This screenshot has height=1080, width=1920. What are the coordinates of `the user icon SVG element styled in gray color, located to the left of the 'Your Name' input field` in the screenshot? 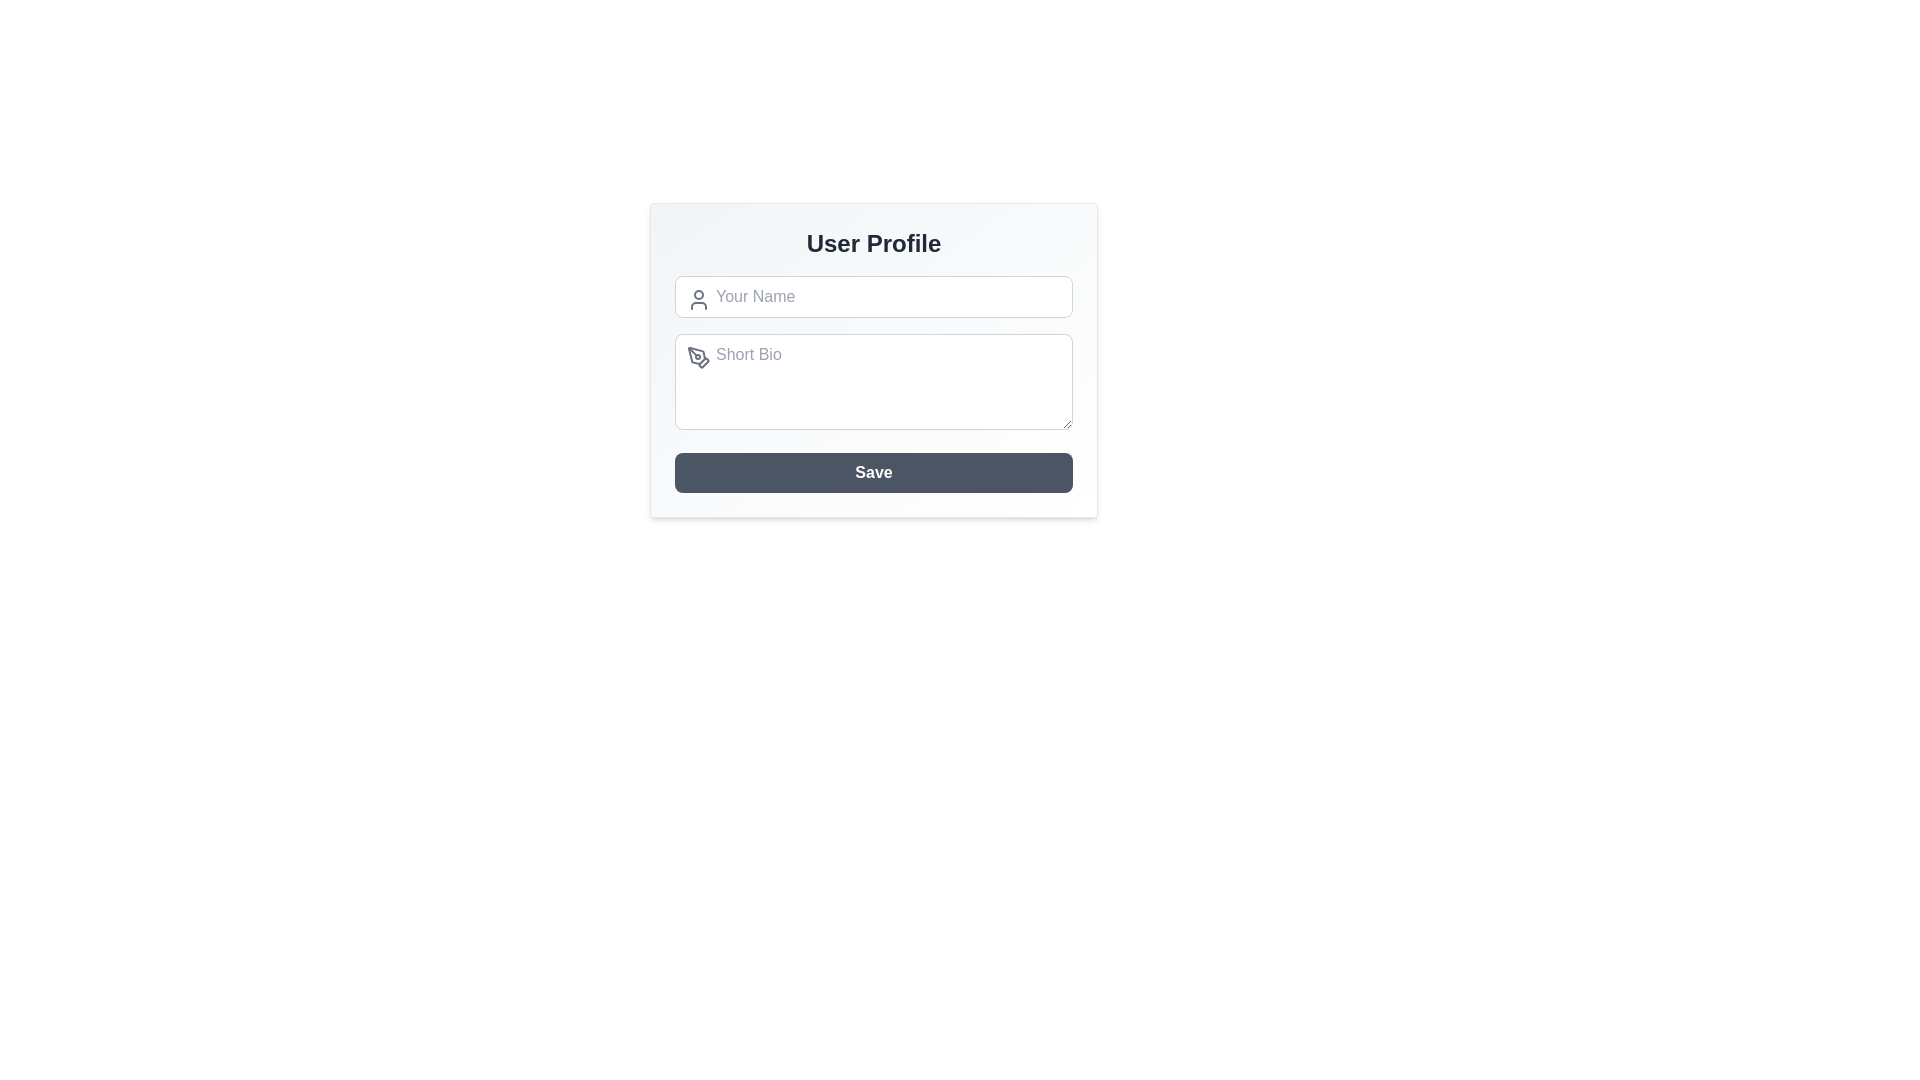 It's located at (699, 300).